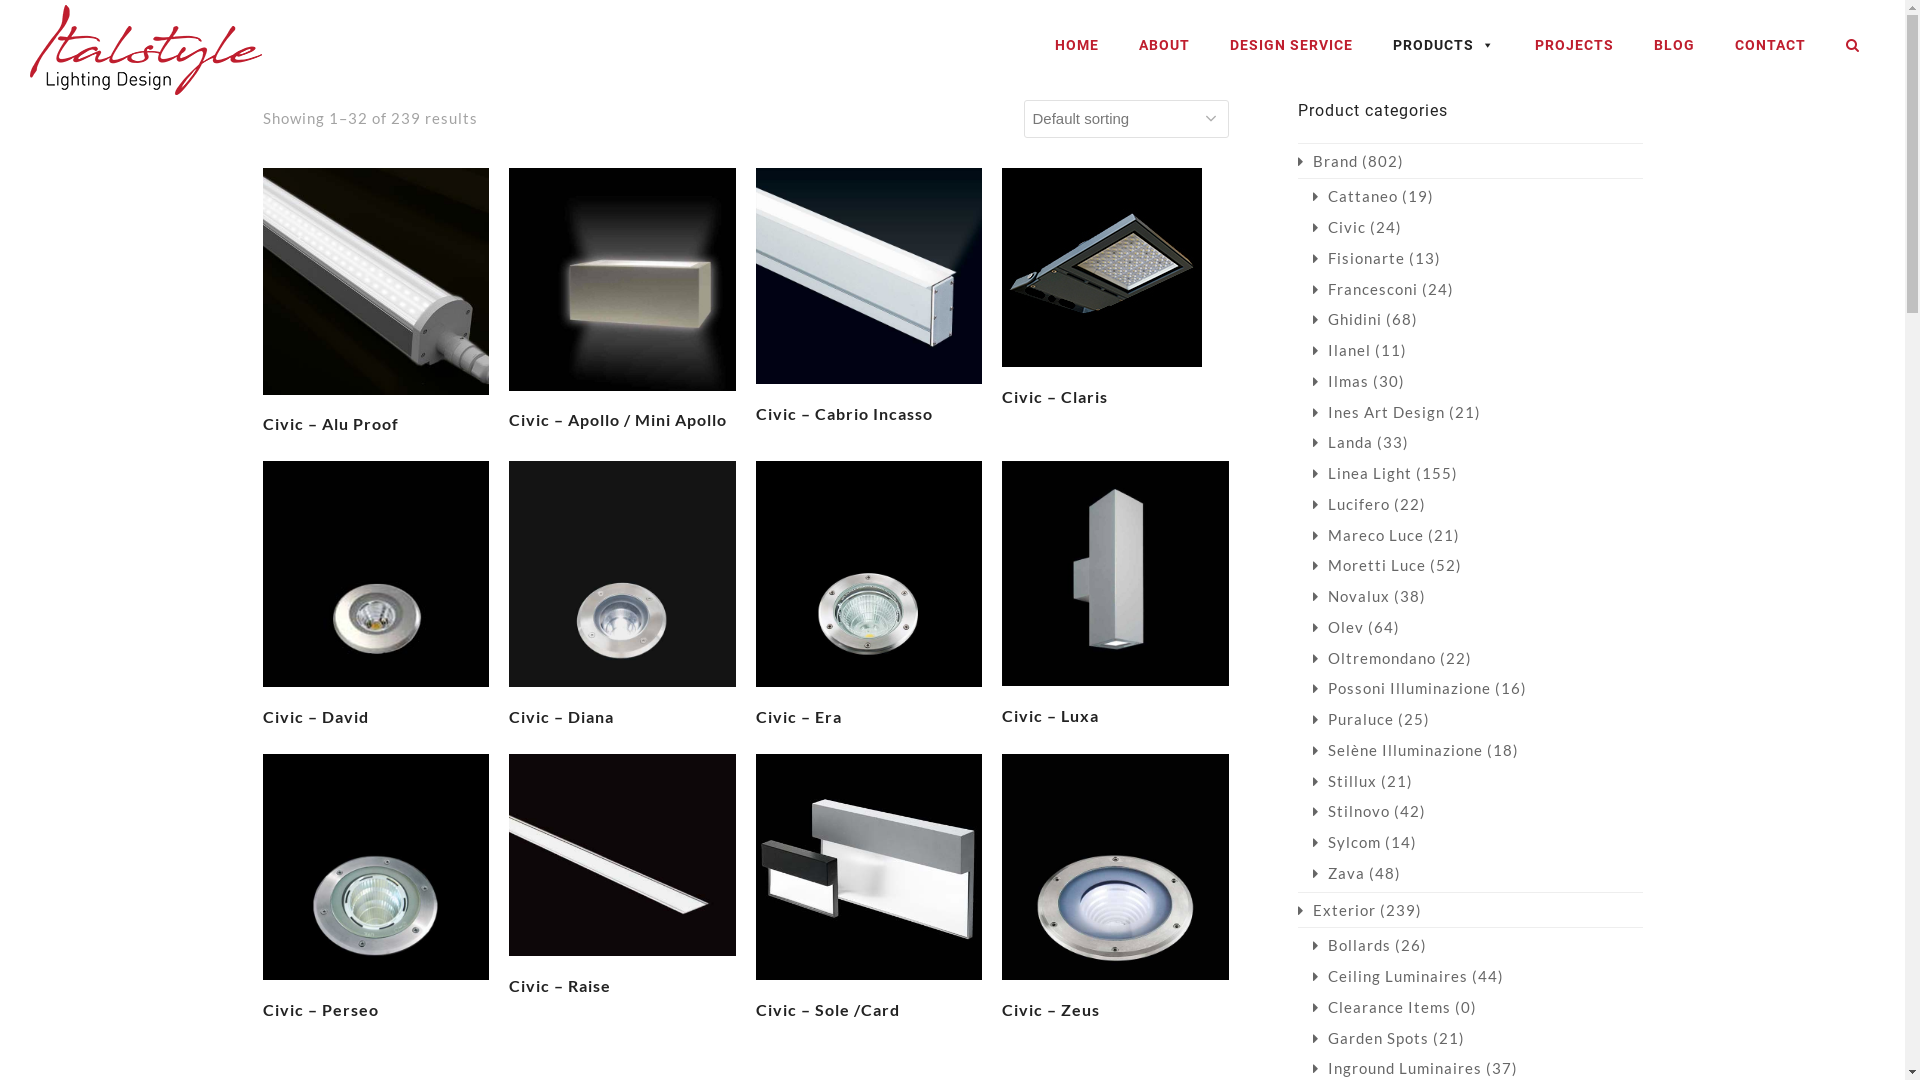 This screenshot has height=1080, width=1920. Describe the element at coordinates (1339, 381) in the screenshot. I see `'Ilmas'` at that location.